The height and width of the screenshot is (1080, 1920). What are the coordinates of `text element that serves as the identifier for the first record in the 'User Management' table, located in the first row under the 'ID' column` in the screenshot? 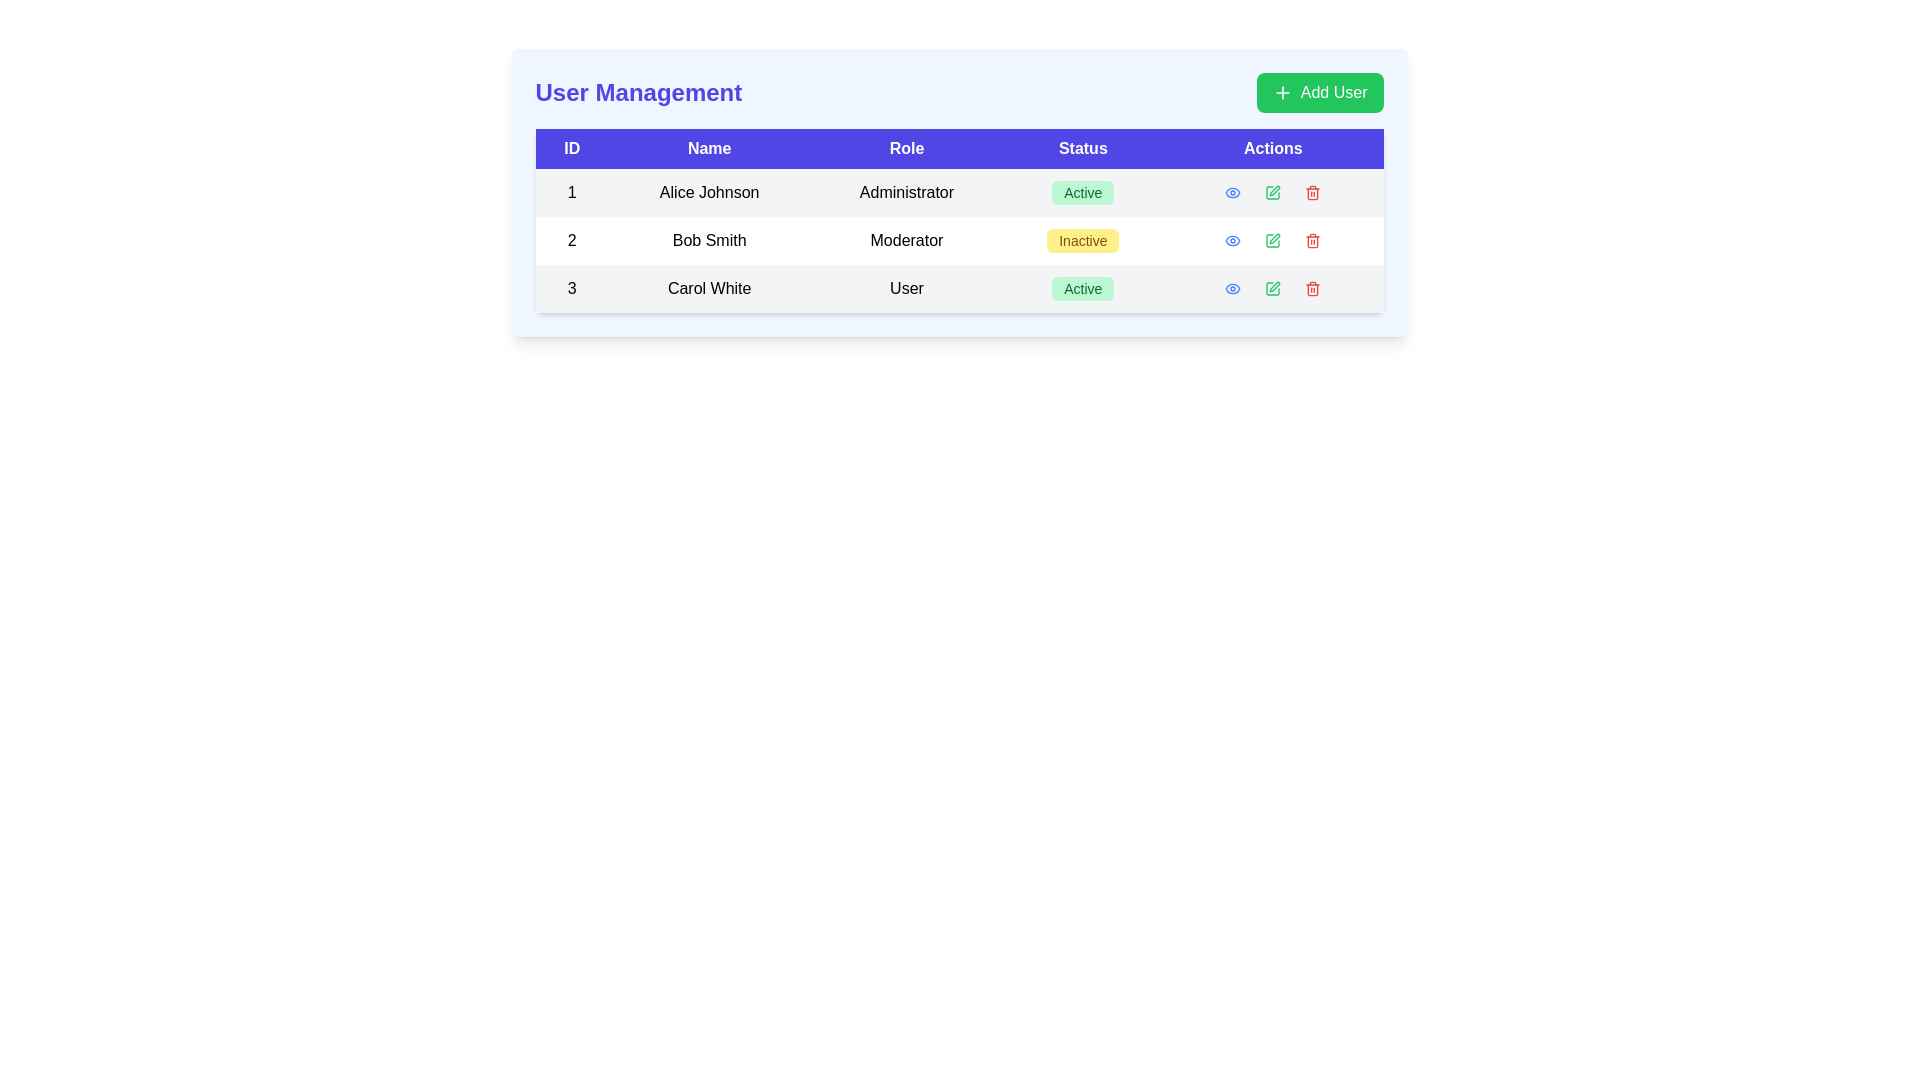 It's located at (571, 192).